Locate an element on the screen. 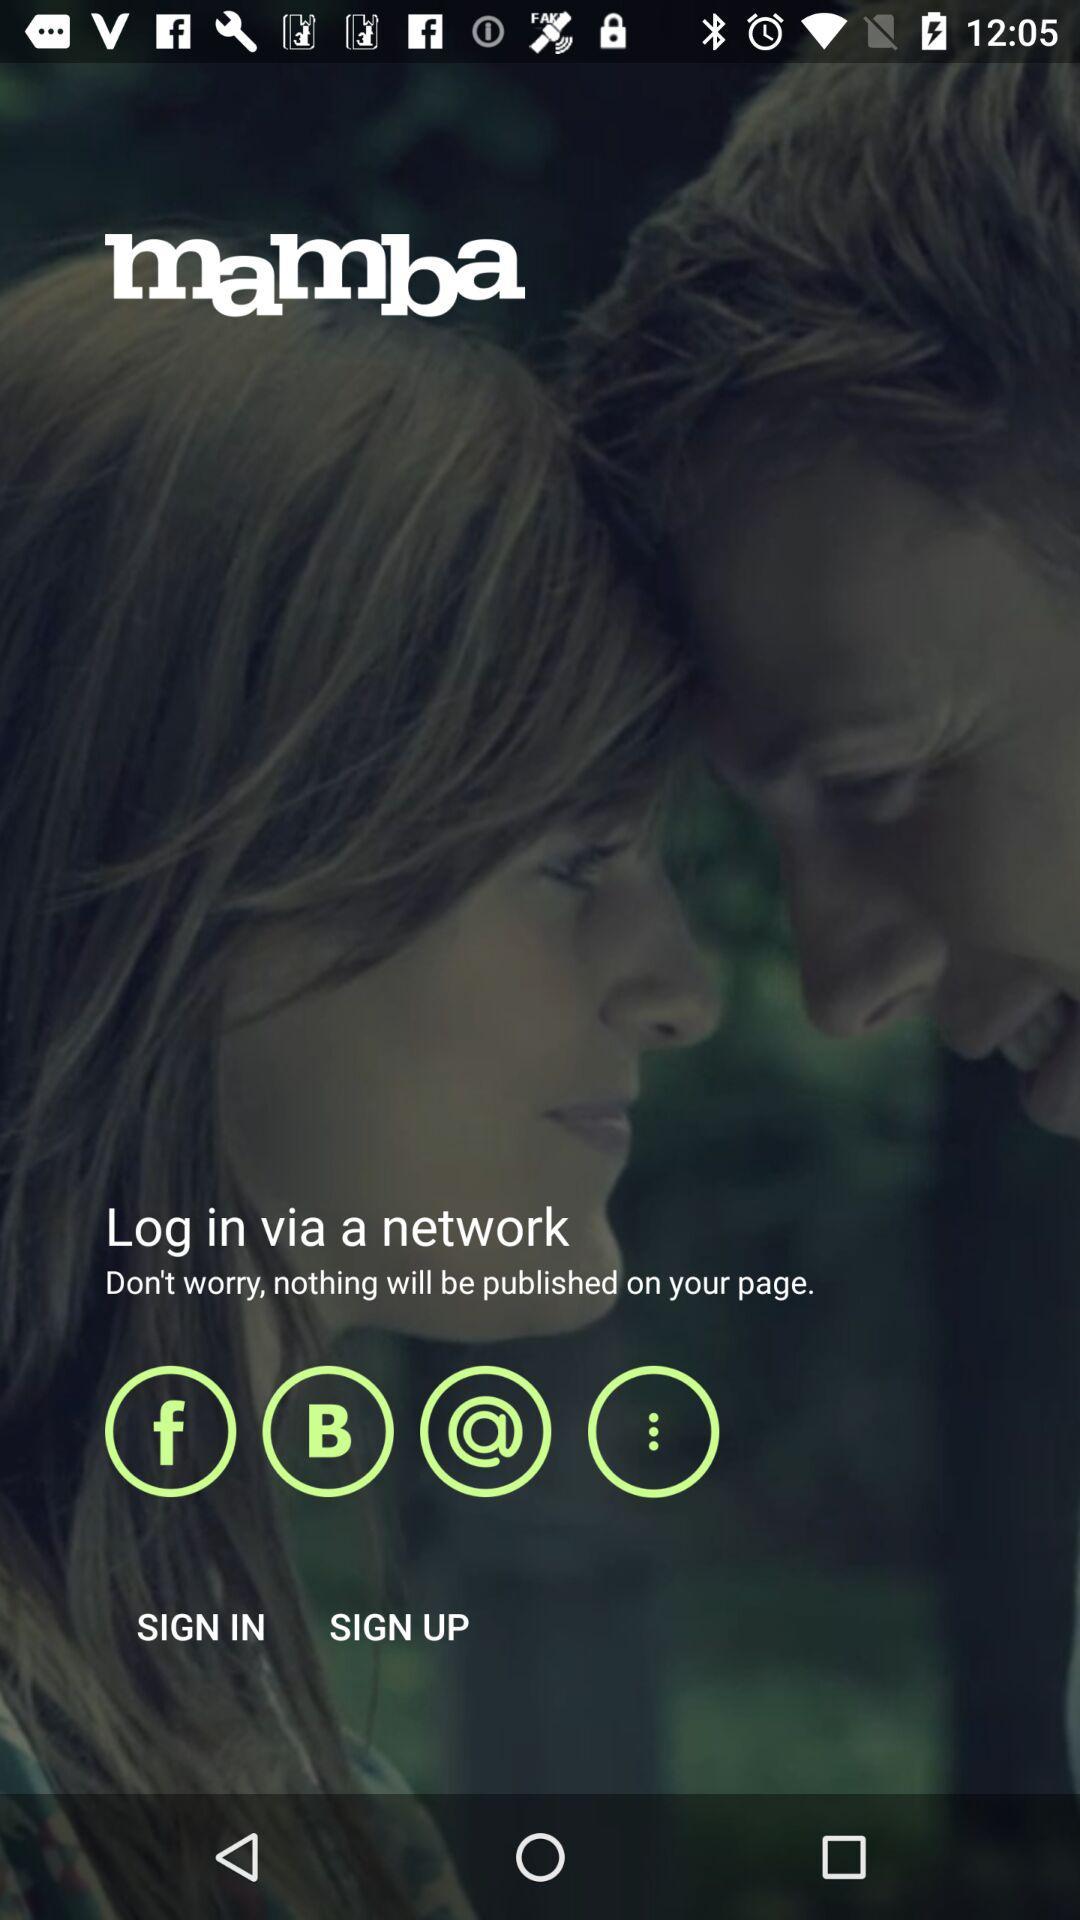  at option is located at coordinates (485, 1430).